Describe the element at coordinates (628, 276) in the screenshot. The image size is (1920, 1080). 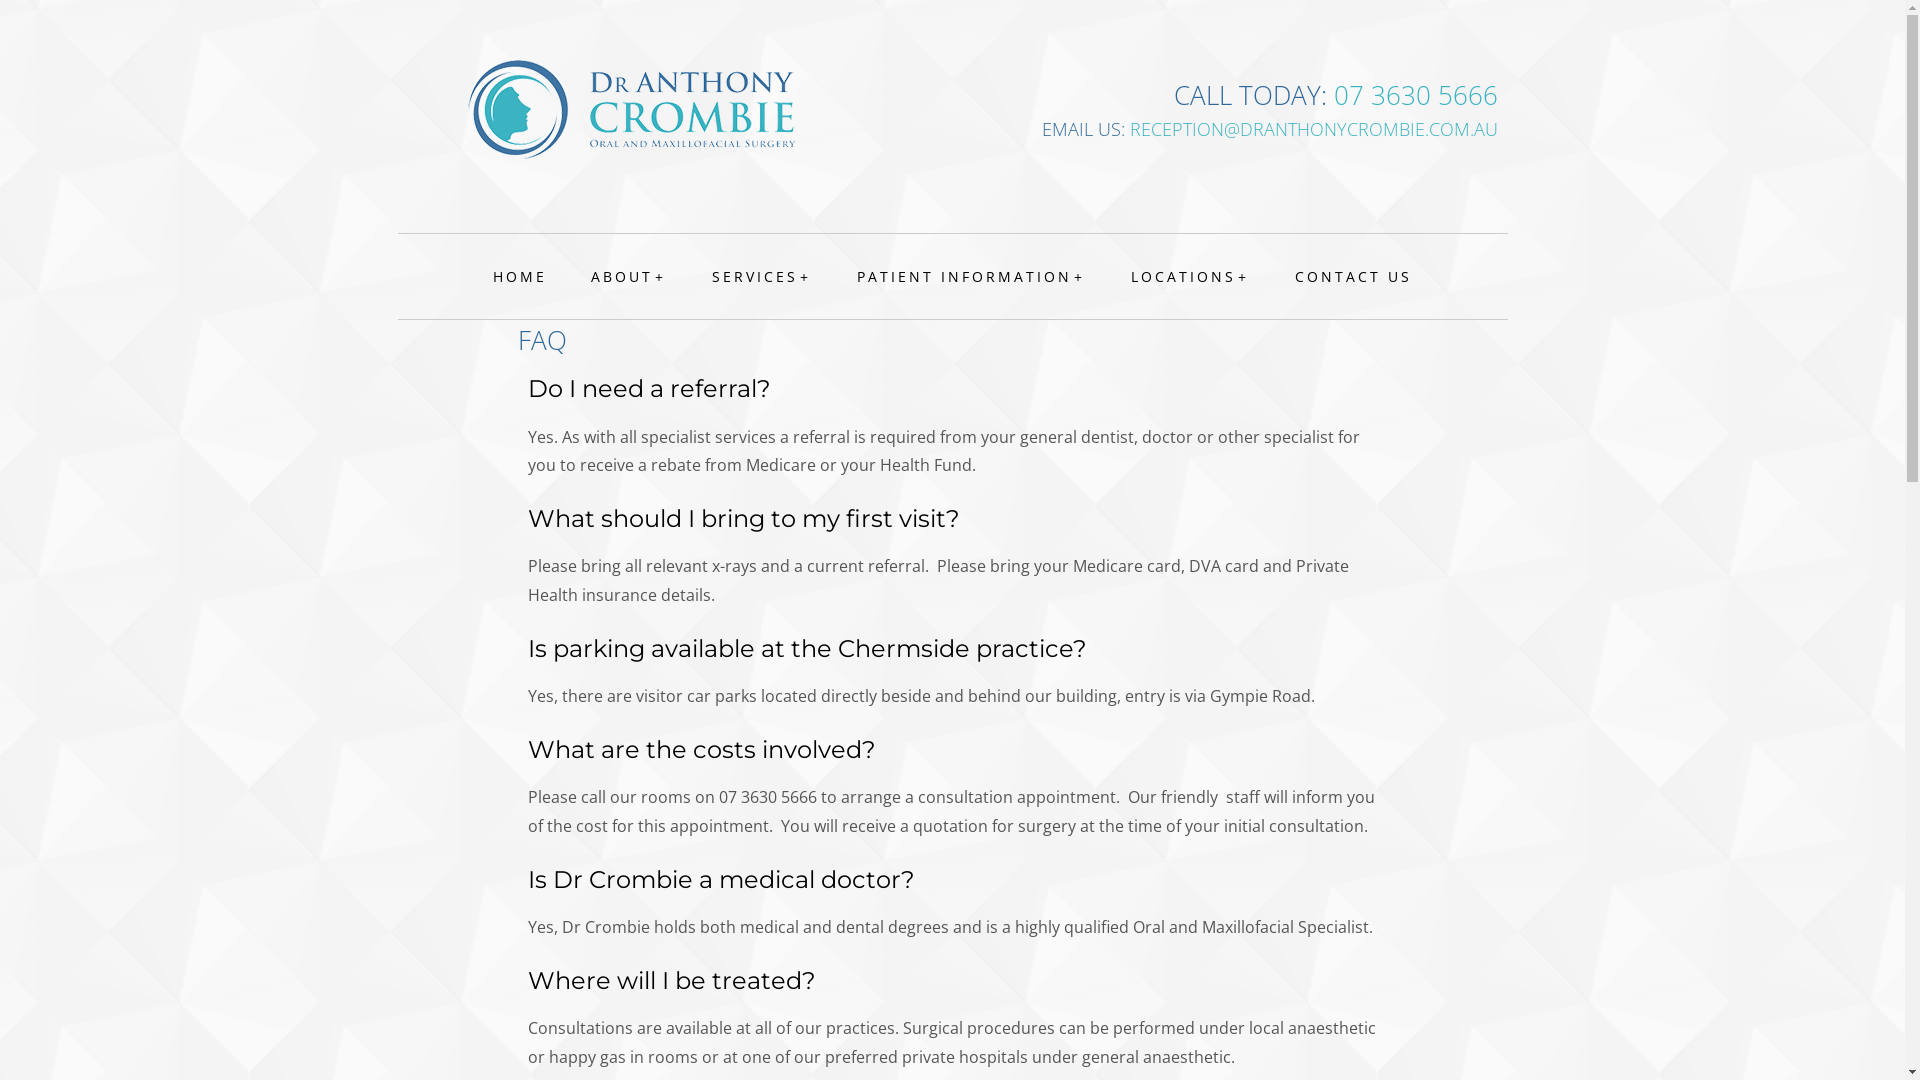
I see `'ABOUT'` at that location.